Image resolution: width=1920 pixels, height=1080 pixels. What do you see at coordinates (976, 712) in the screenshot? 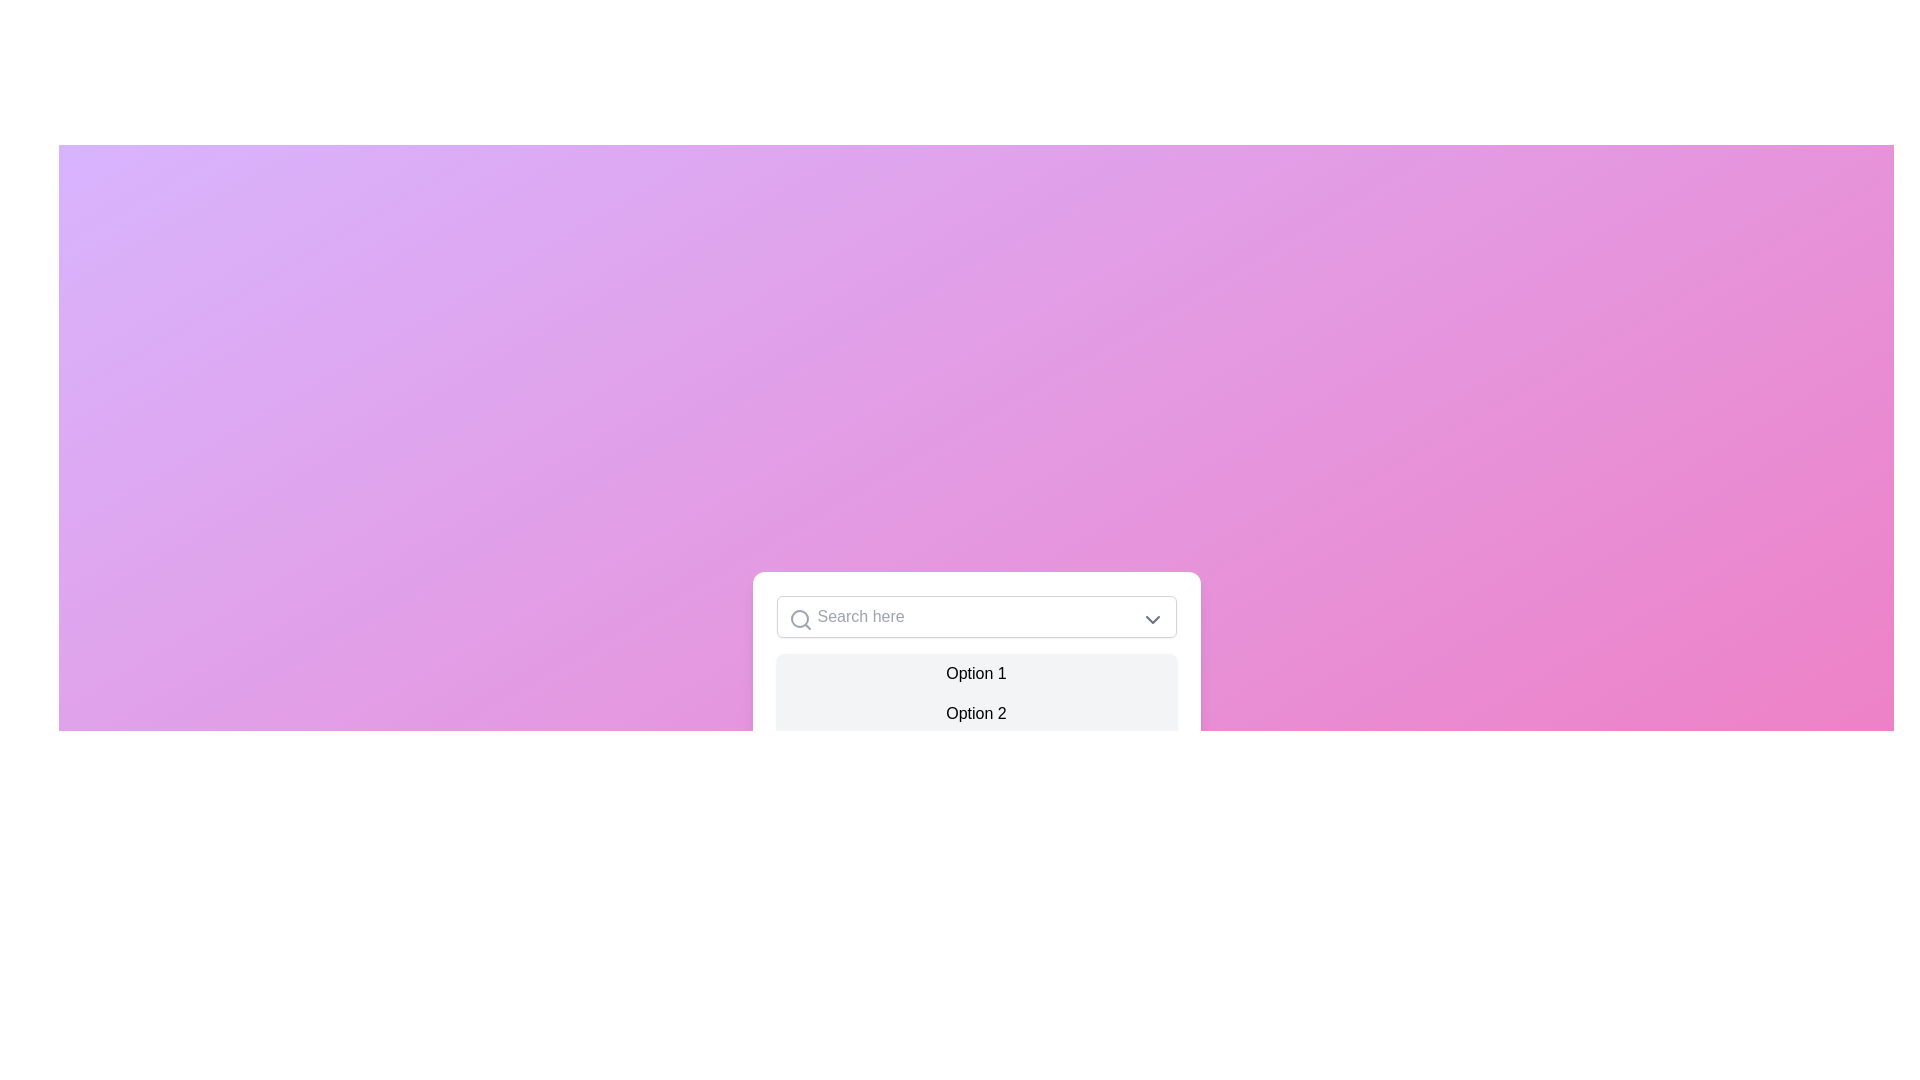
I see `an option in the Dropdown Menu Item List` at bounding box center [976, 712].